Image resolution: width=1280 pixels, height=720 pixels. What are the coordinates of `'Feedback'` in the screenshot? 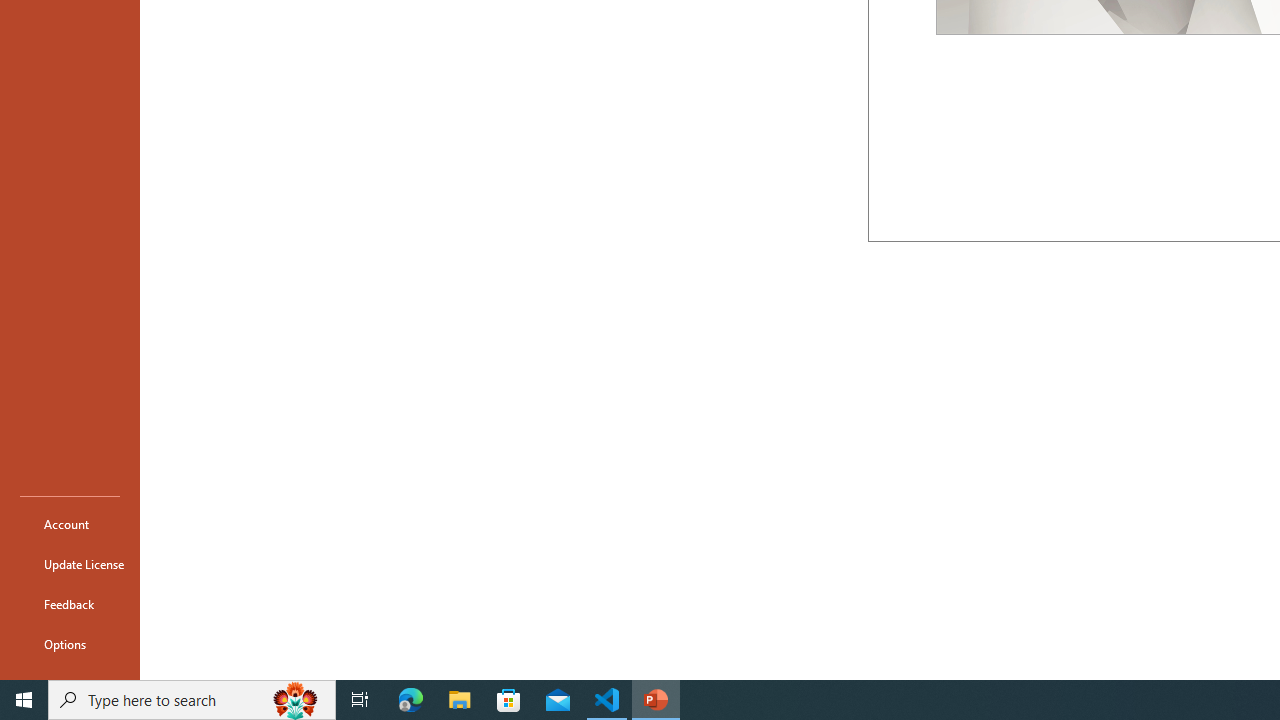 It's located at (69, 603).